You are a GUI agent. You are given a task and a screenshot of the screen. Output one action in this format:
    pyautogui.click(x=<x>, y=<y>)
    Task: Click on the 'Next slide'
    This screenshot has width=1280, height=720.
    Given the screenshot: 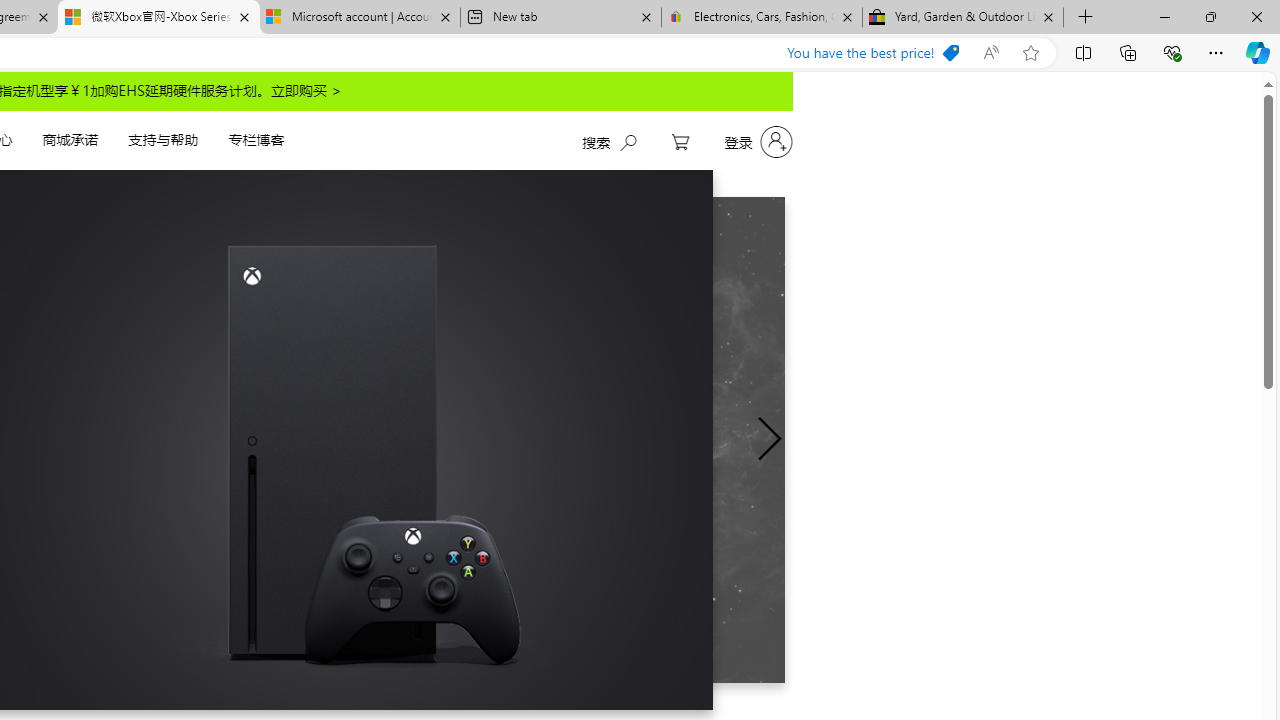 What is the action you would take?
    pyautogui.click(x=768, y=438)
    